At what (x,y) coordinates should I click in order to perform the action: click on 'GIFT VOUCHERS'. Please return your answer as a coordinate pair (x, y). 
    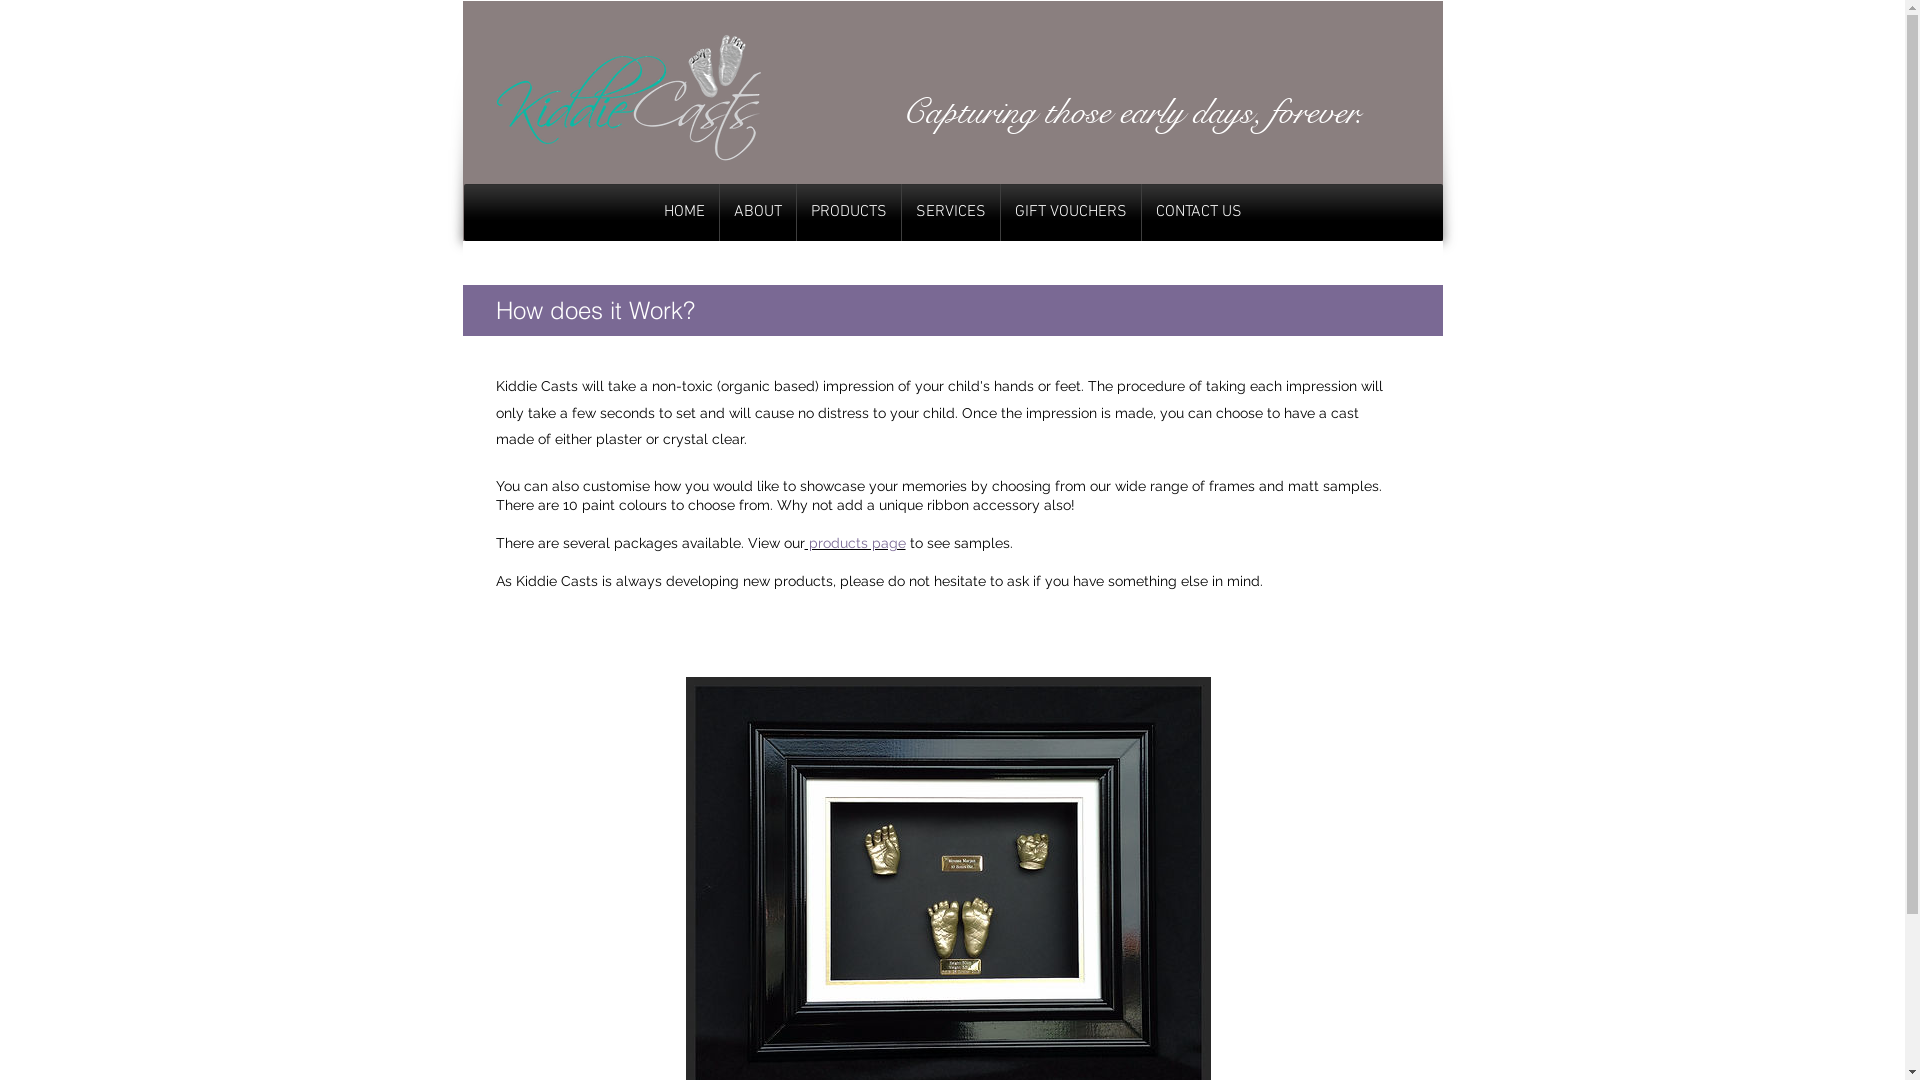
    Looking at the image, I should click on (1069, 212).